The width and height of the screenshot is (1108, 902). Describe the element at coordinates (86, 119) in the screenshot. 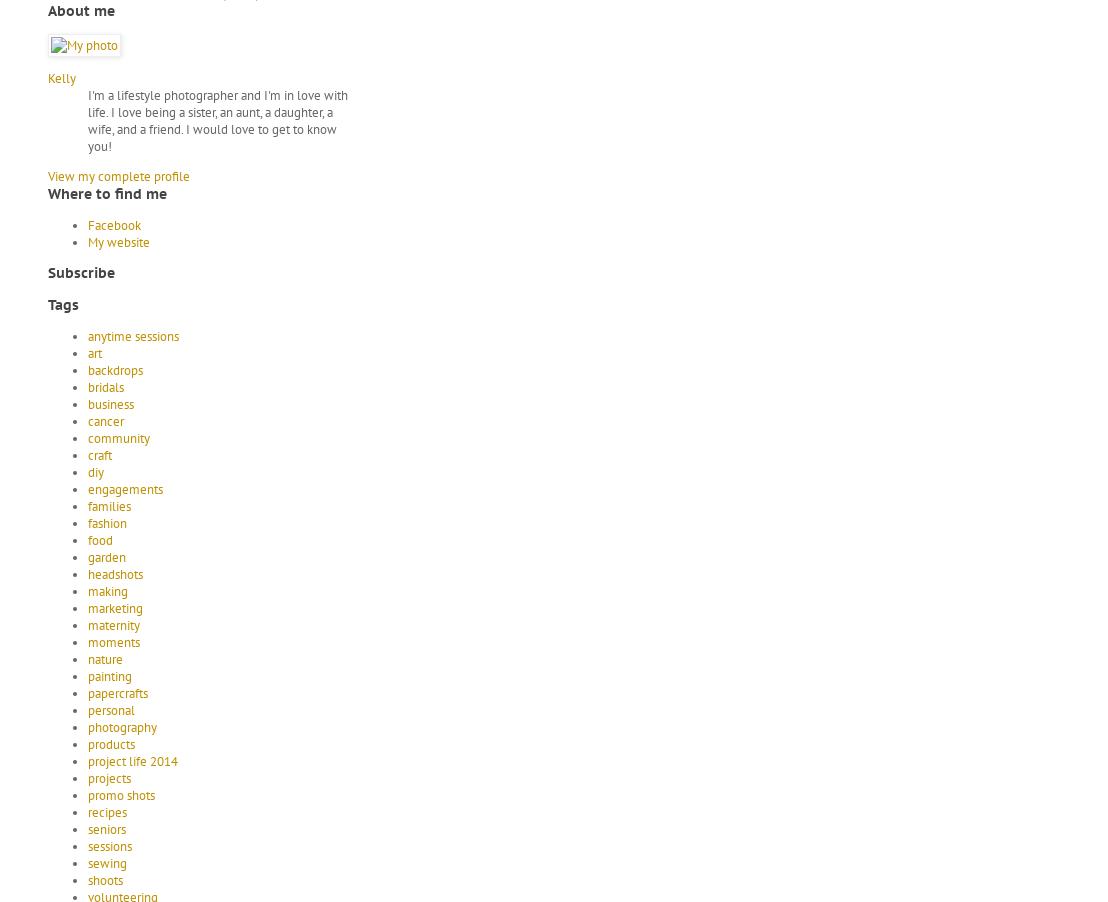

I see `'I'm a lifestyle photographer and I'm in love with life. I love being a sister, an aunt, a daughter, a wife, and a friend. I would love to get to know you!'` at that location.